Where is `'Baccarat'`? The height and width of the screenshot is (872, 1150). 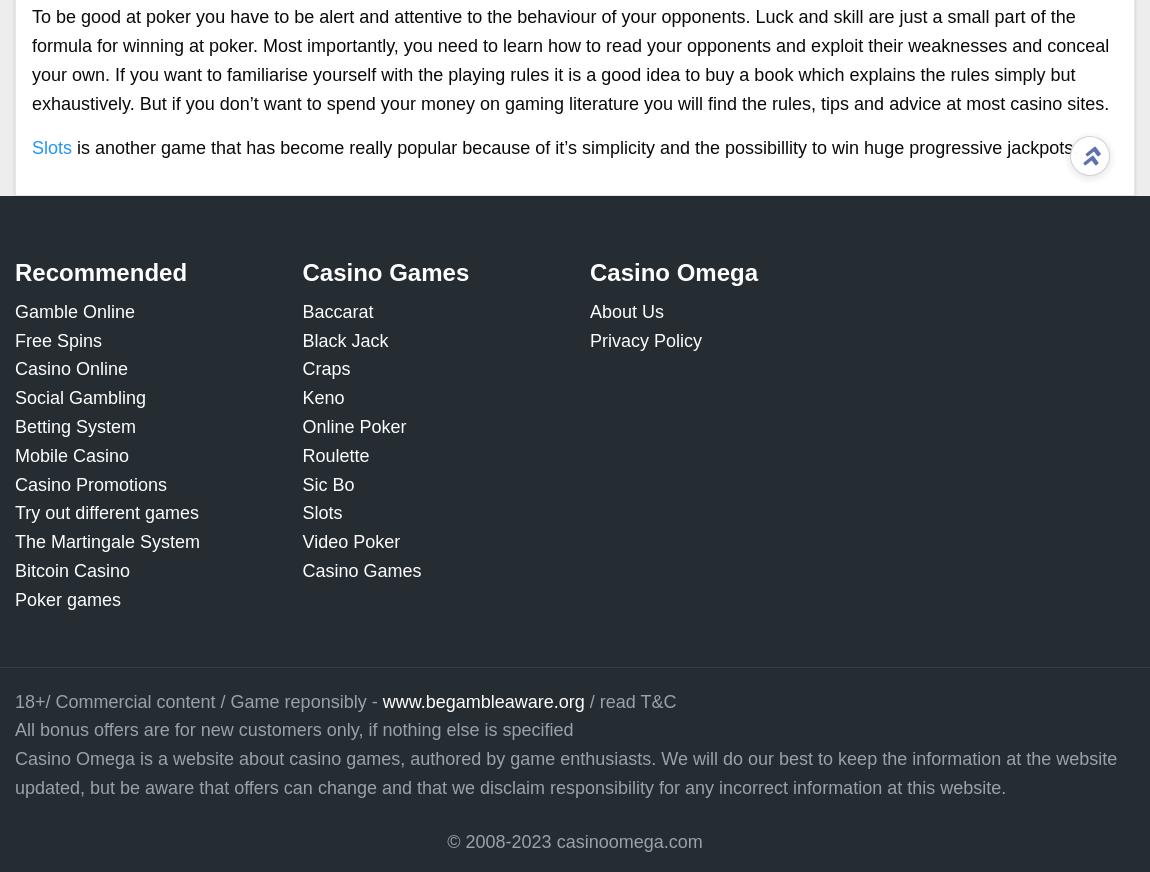 'Baccarat' is located at coordinates (301, 310).